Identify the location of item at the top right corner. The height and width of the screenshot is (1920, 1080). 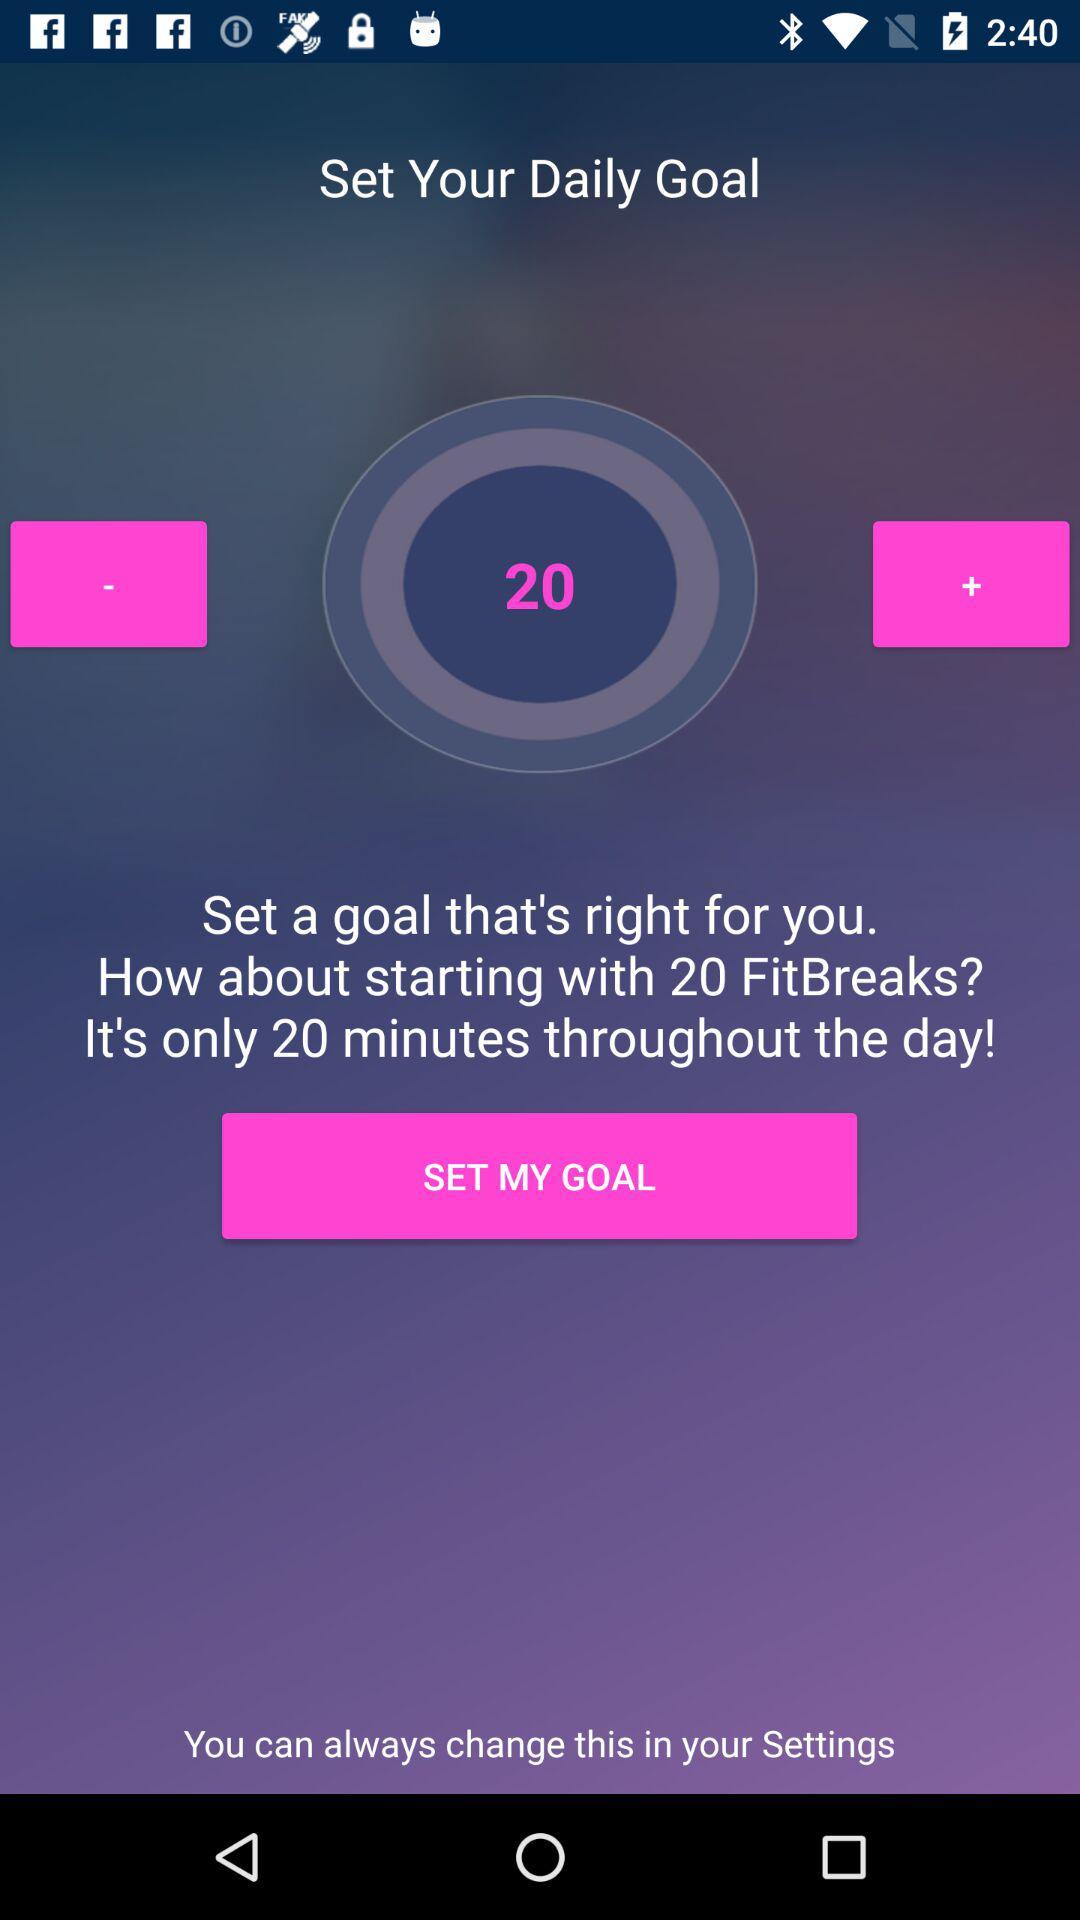
(970, 583).